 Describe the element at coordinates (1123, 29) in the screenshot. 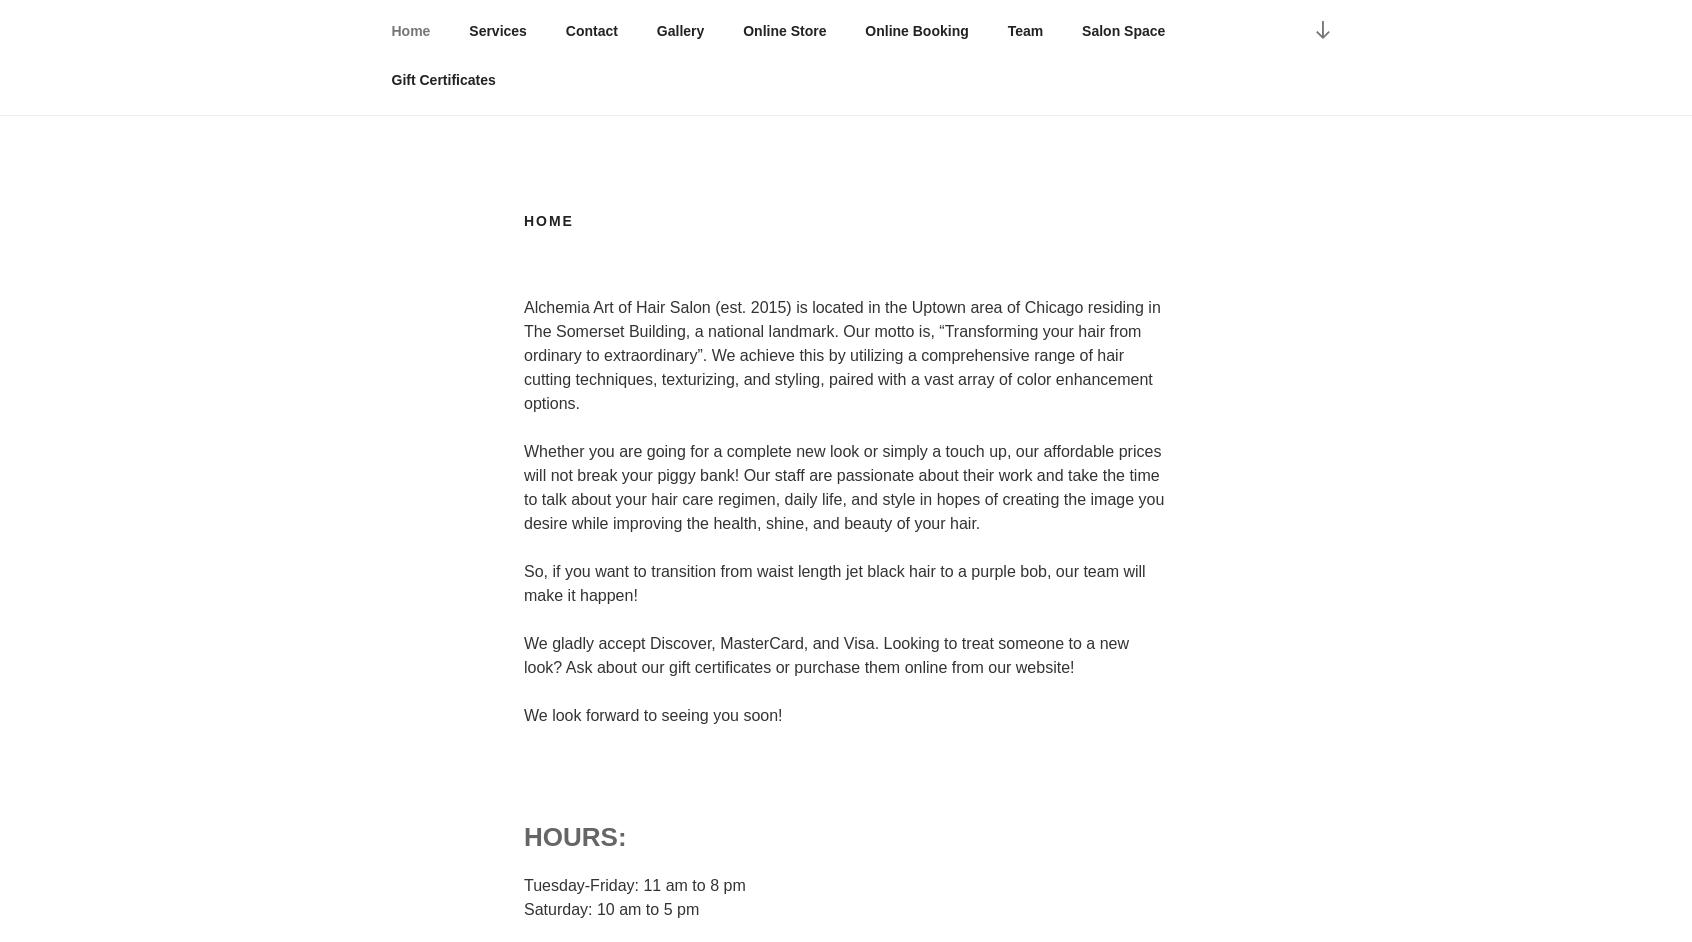

I see `'Salon Space'` at that location.